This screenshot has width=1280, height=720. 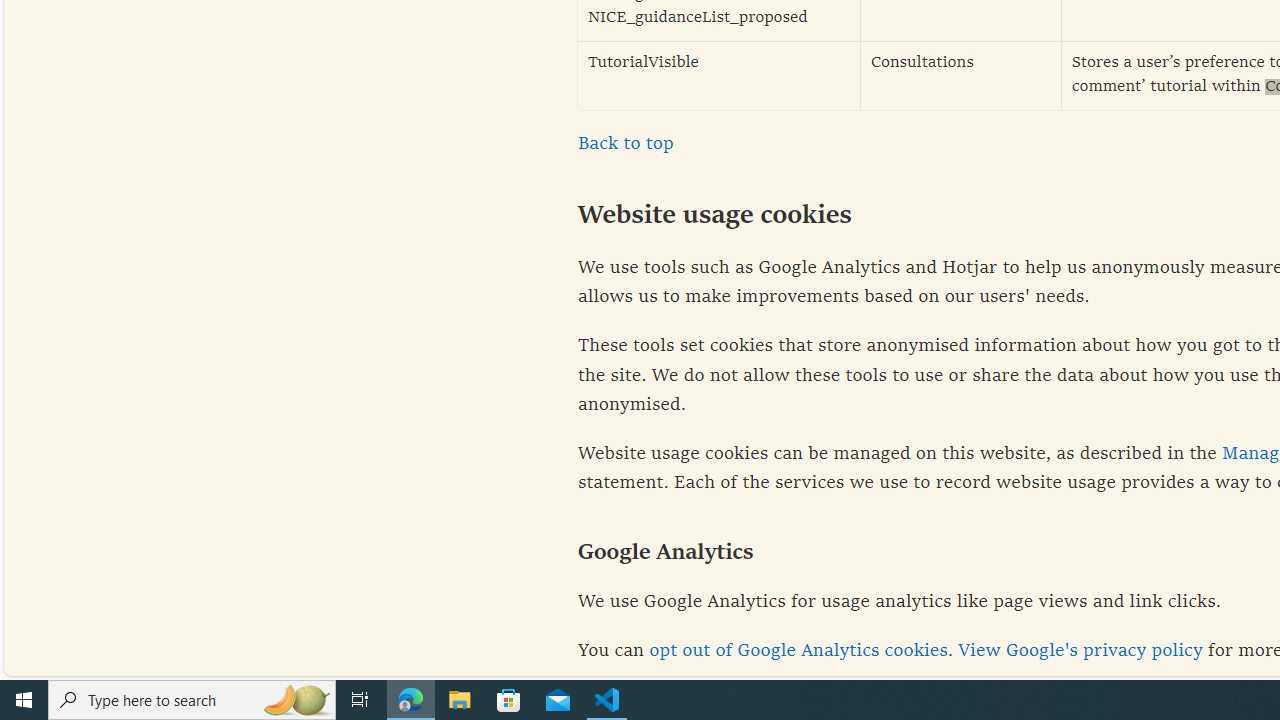 I want to click on 'Consultations', so click(x=961, y=74).